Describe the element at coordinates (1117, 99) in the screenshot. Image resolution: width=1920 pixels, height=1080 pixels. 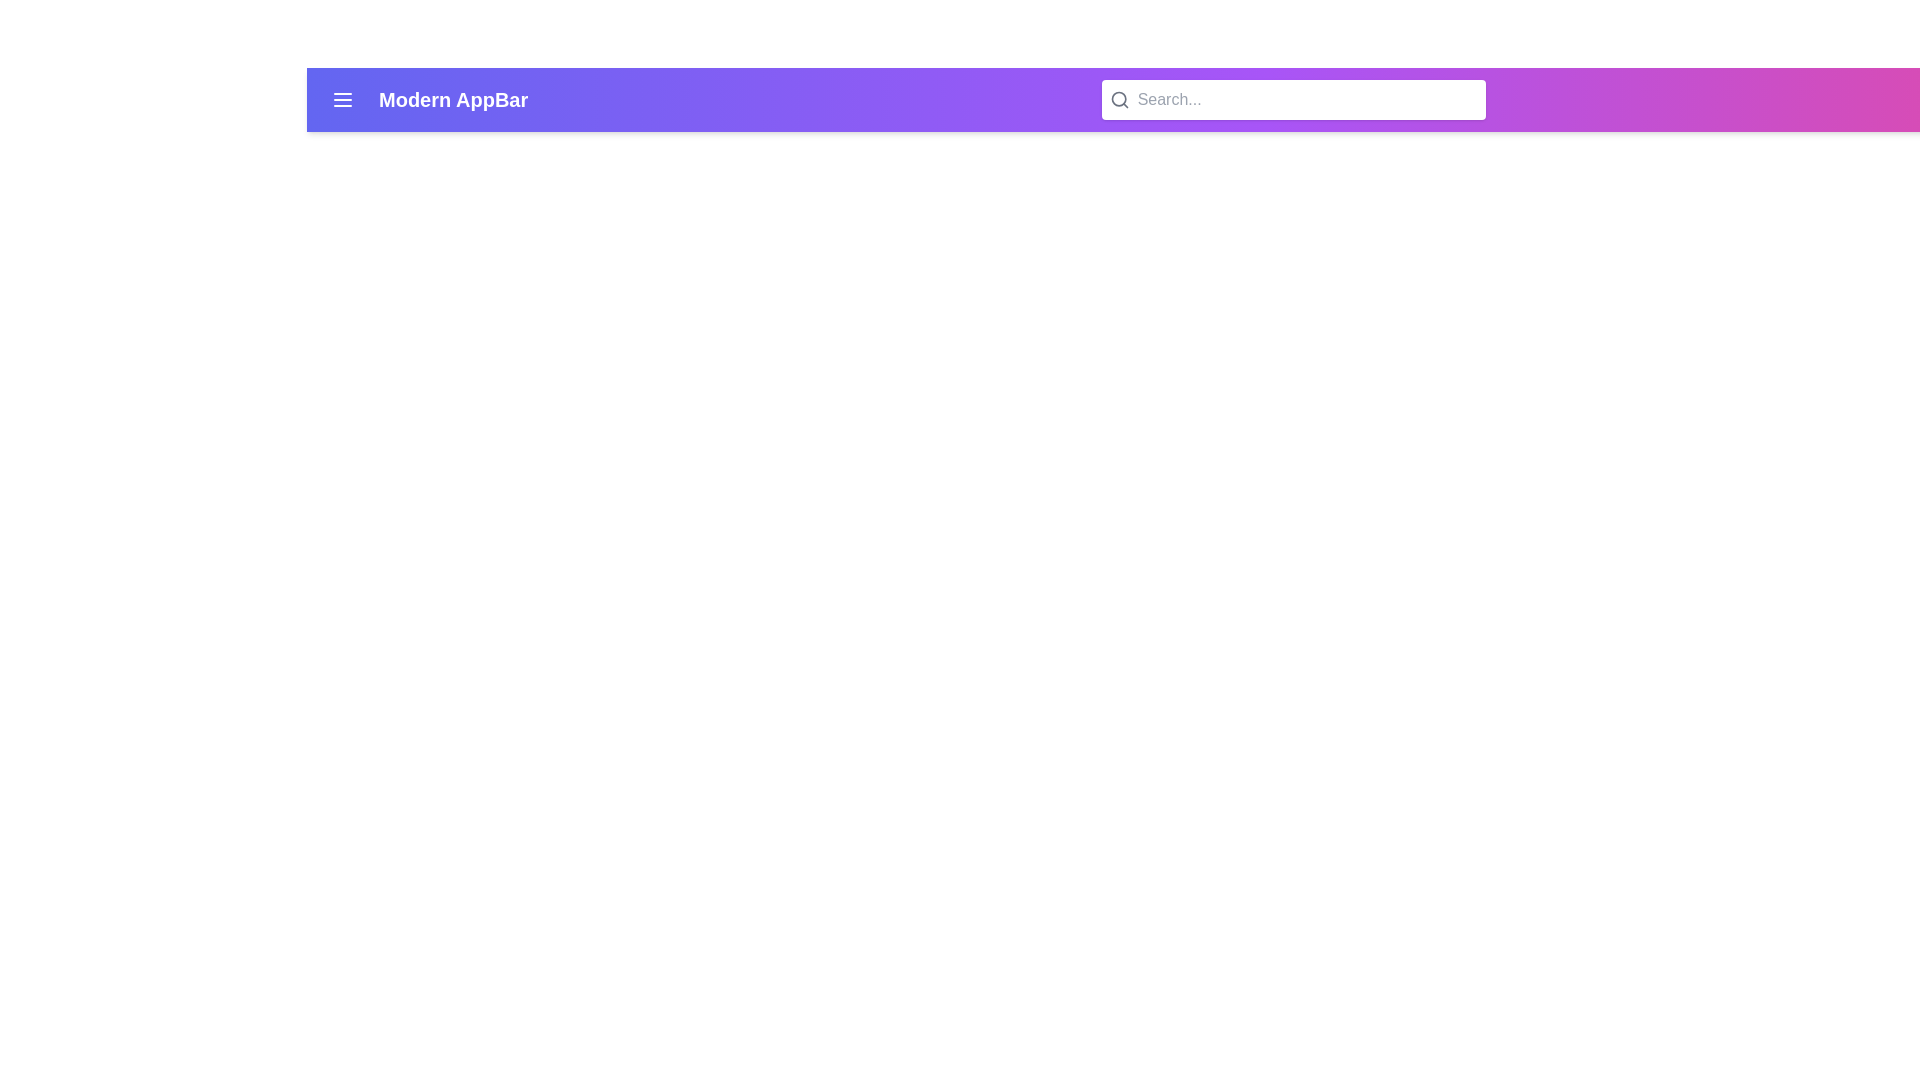
I see `the circular part of the magnifying glass icon located in the top-right corner of the header bar` at that location.